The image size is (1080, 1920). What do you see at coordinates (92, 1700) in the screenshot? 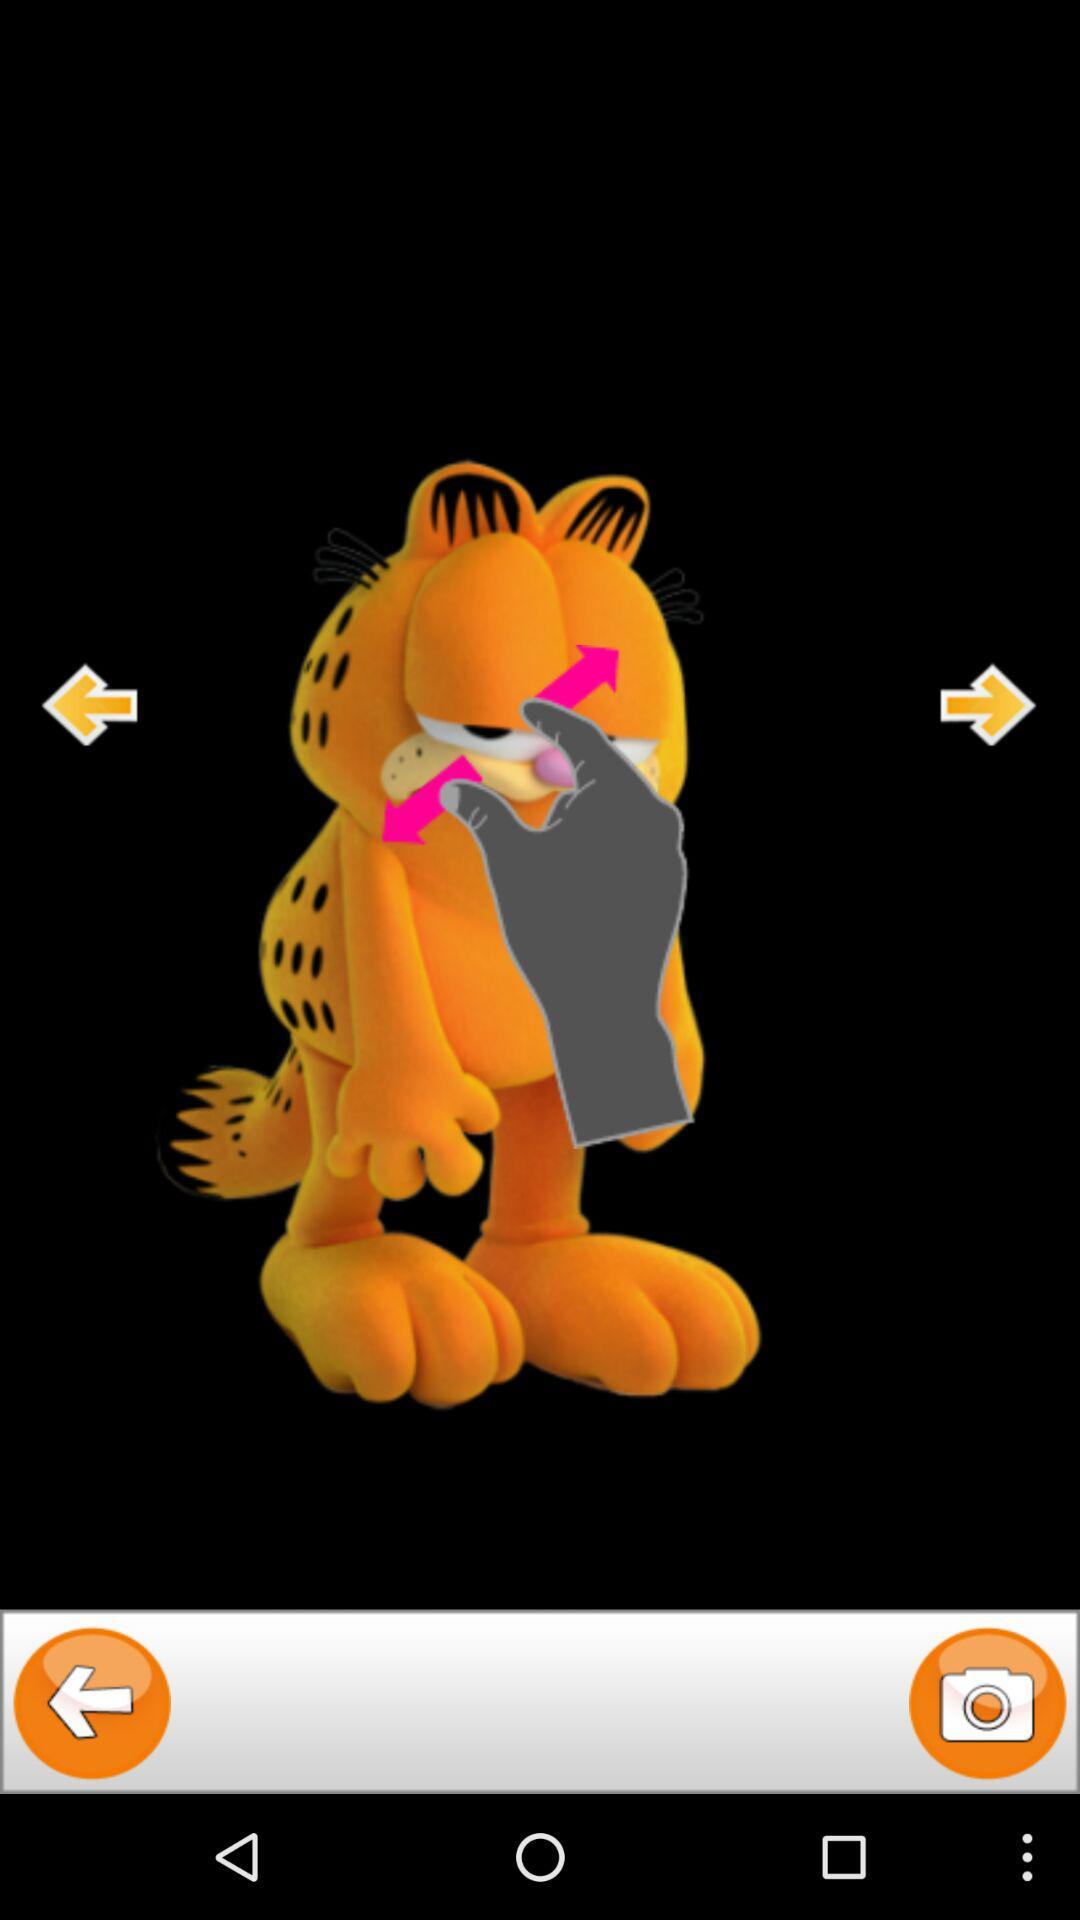
I see `go back` at bounding box center [92, 1700].